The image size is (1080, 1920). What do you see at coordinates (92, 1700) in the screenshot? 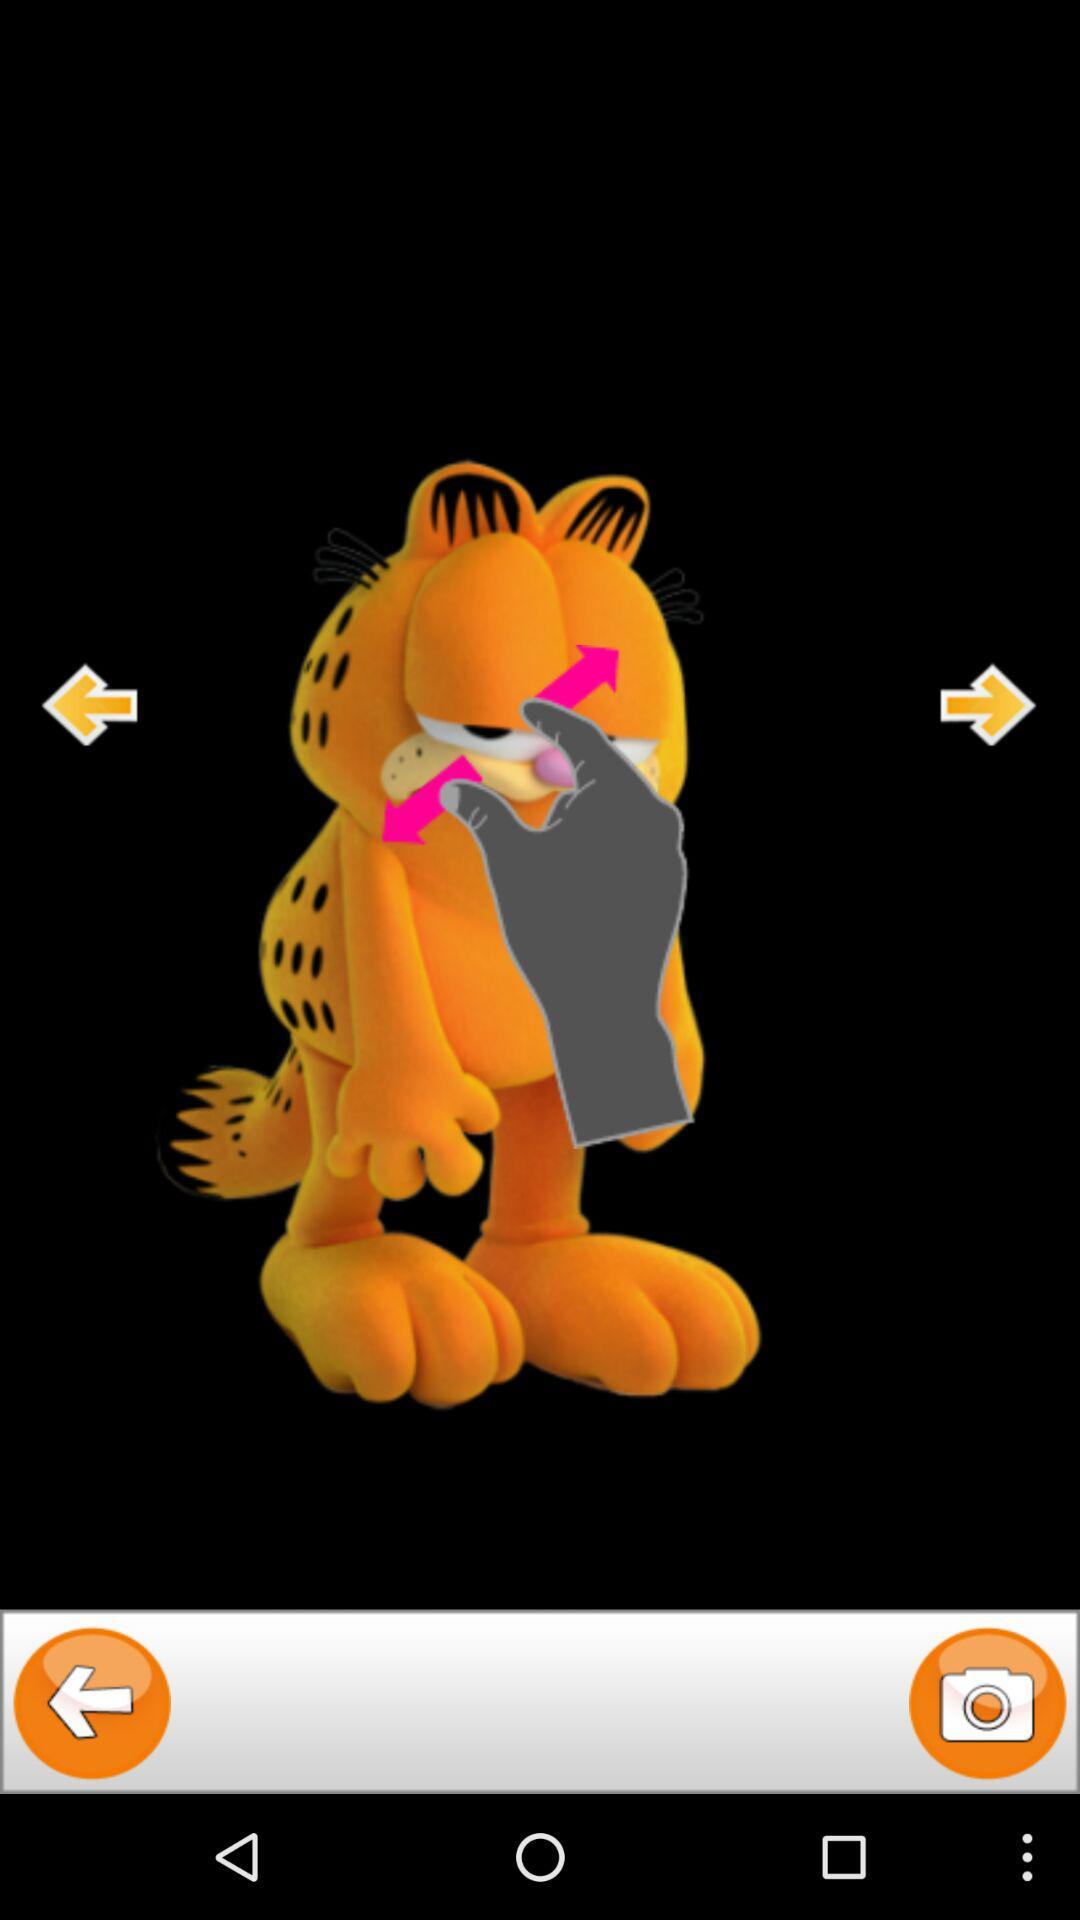
I see `go back` at bounding box center [92, 1700].